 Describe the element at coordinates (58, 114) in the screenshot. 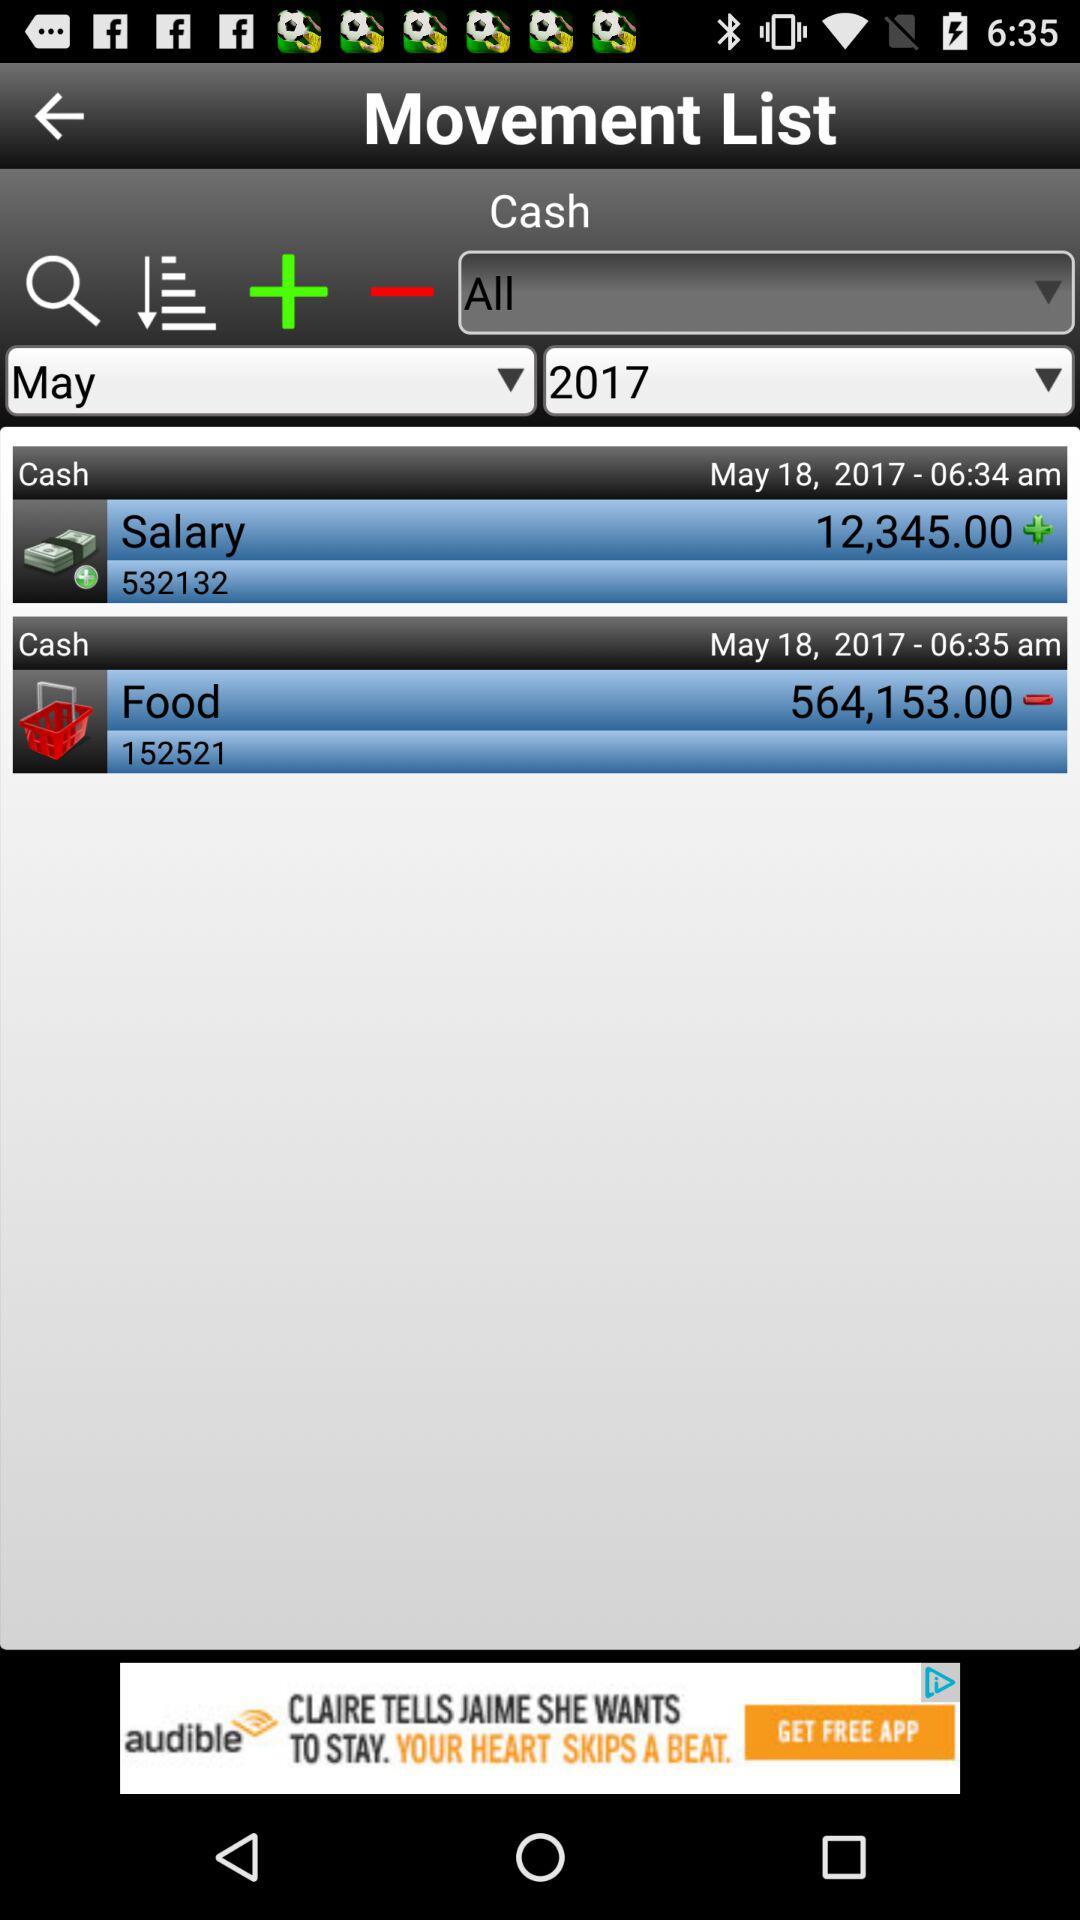

I see `previous screen` at that location.